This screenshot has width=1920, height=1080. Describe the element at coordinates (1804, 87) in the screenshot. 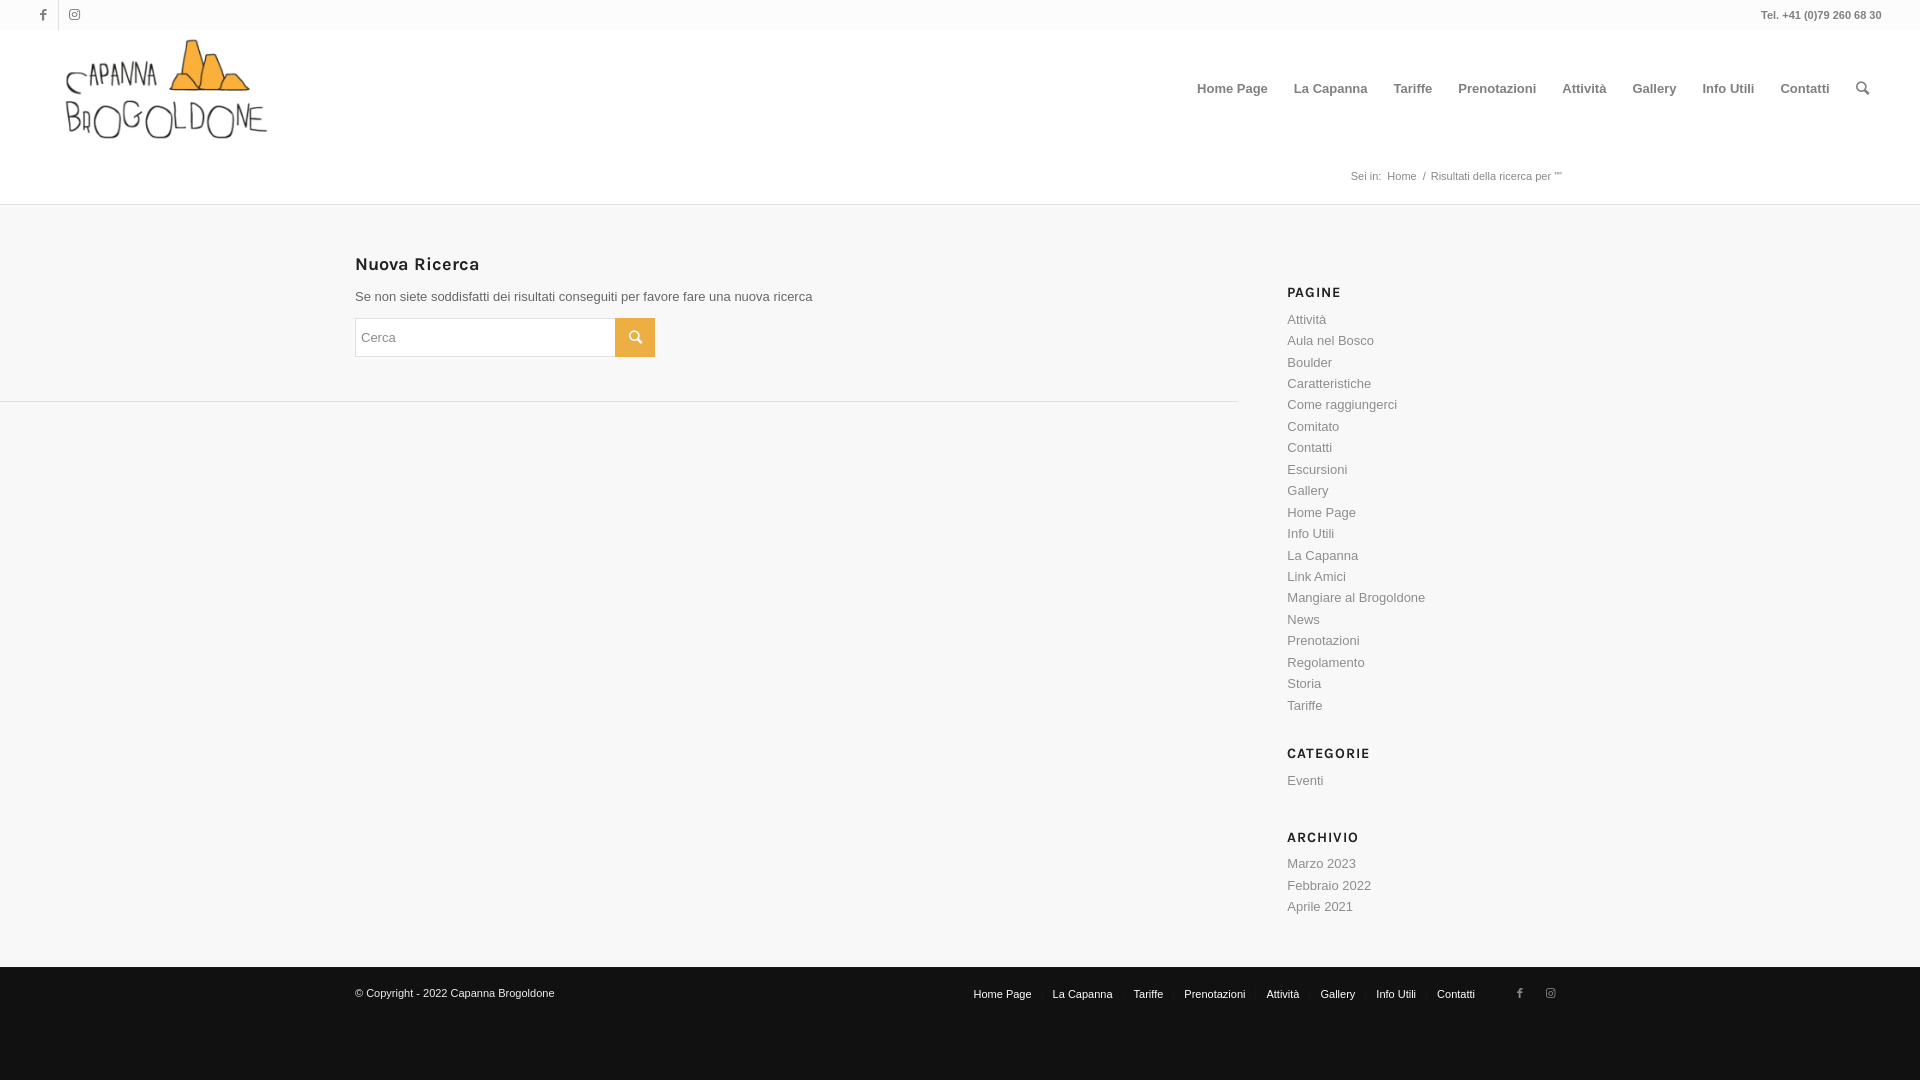

I see `'Contatti'` at that location.